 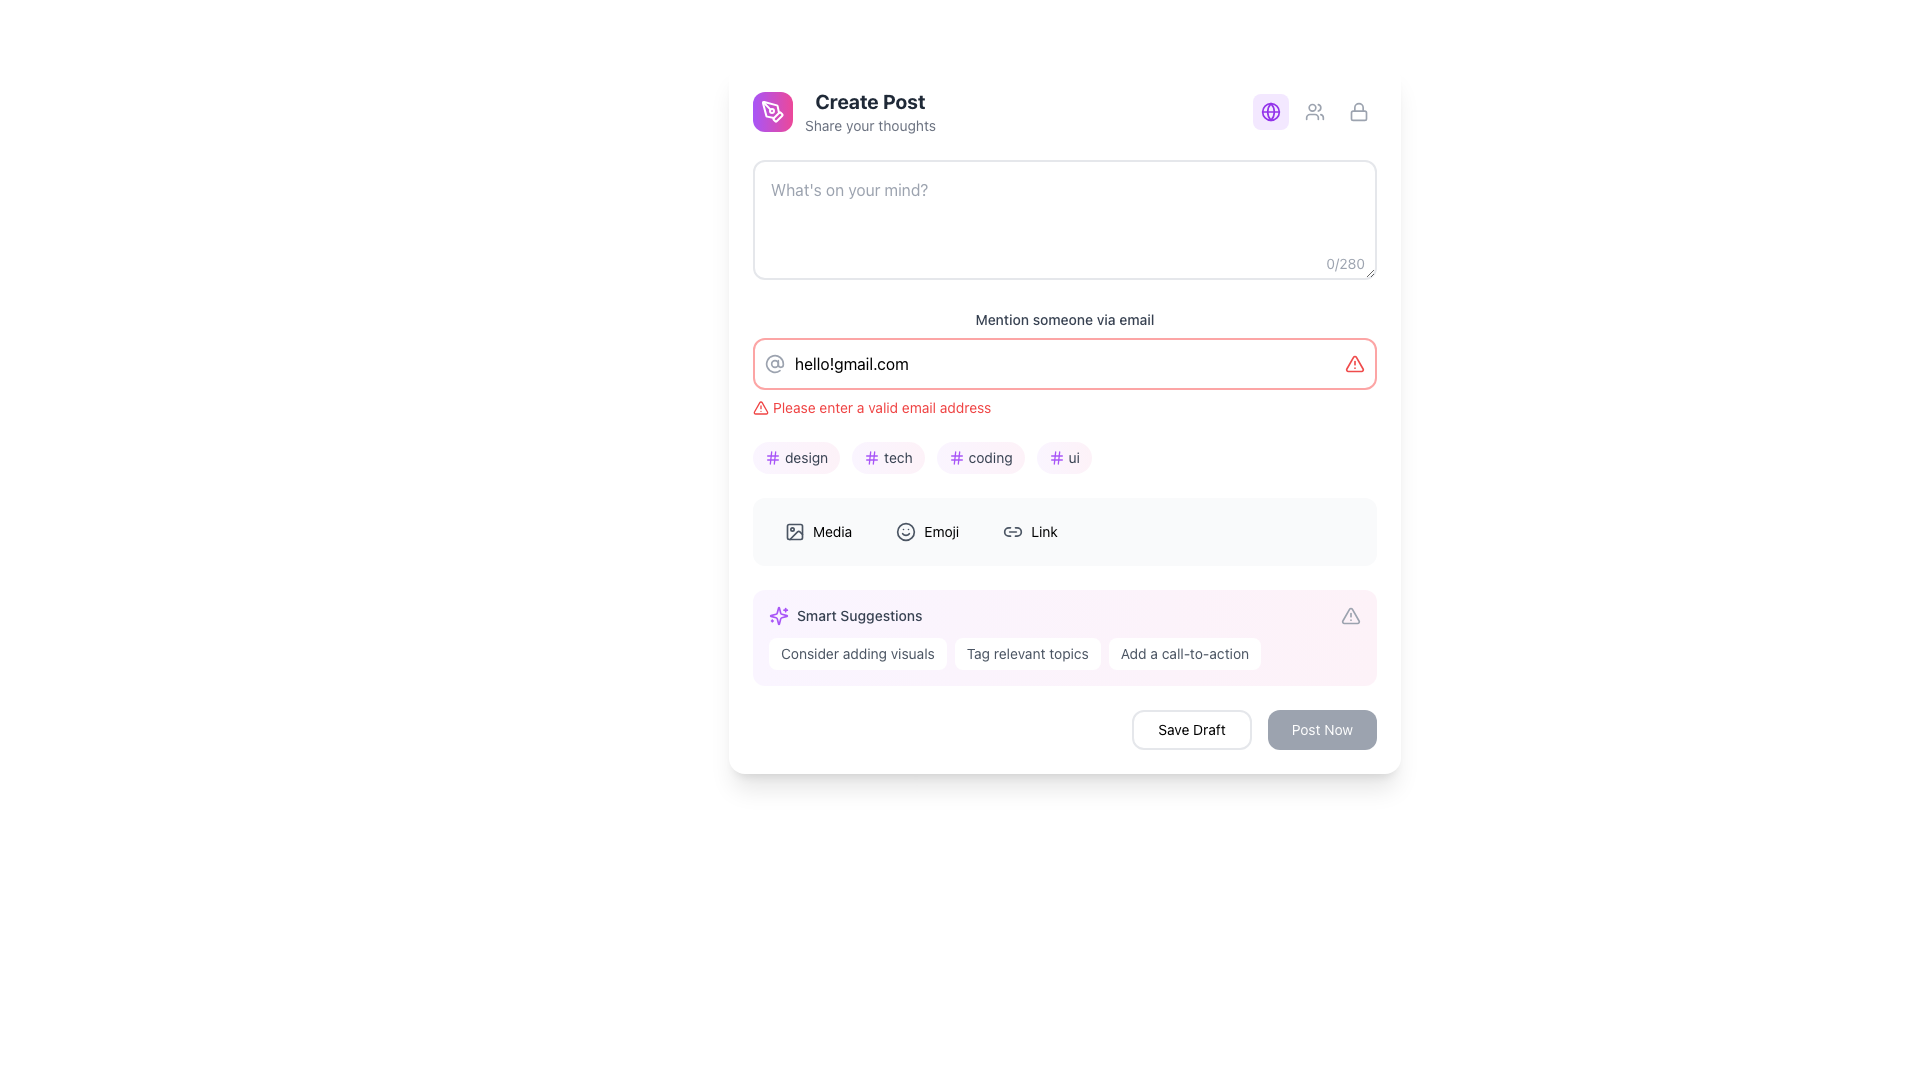 I want to click on the warning icon positioned to the right of the email input field, which indicates a validation issue, so click(x=759, y=407).